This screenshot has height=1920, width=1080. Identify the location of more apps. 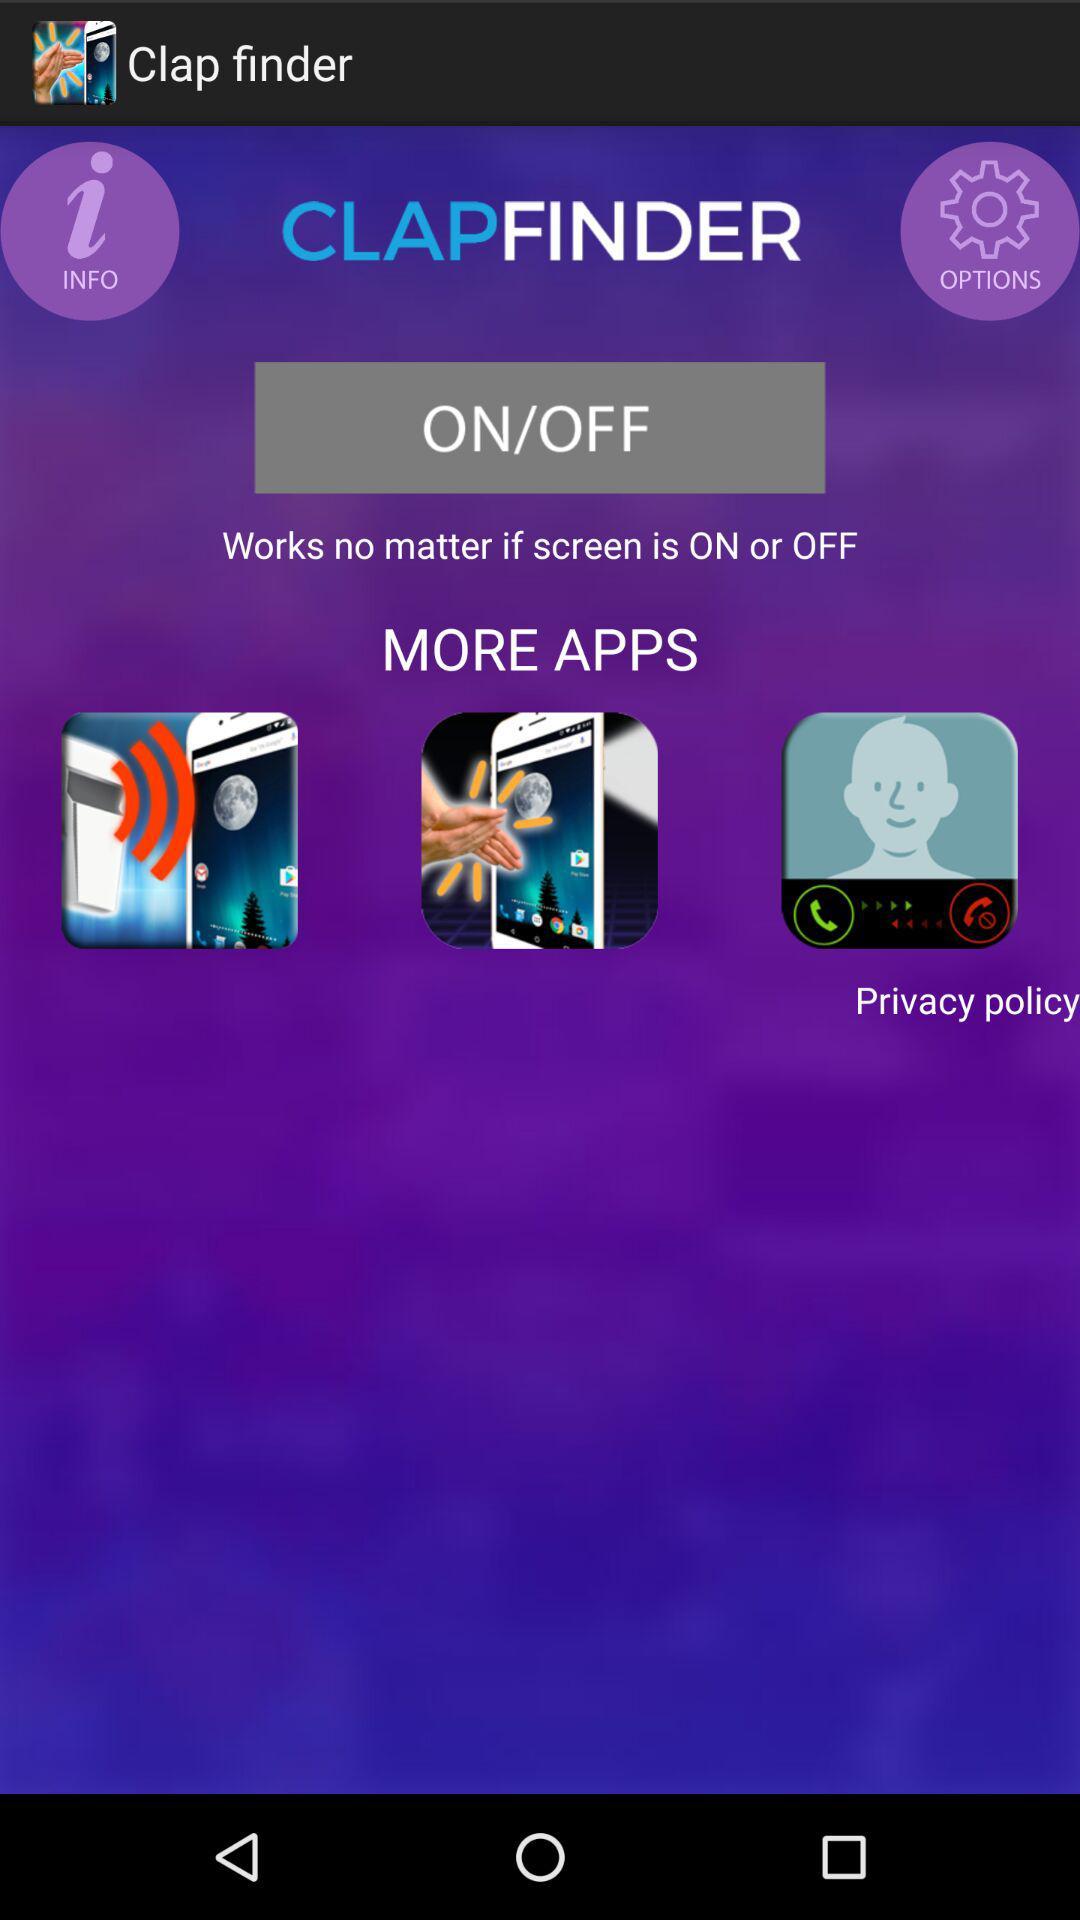
(540, 647).